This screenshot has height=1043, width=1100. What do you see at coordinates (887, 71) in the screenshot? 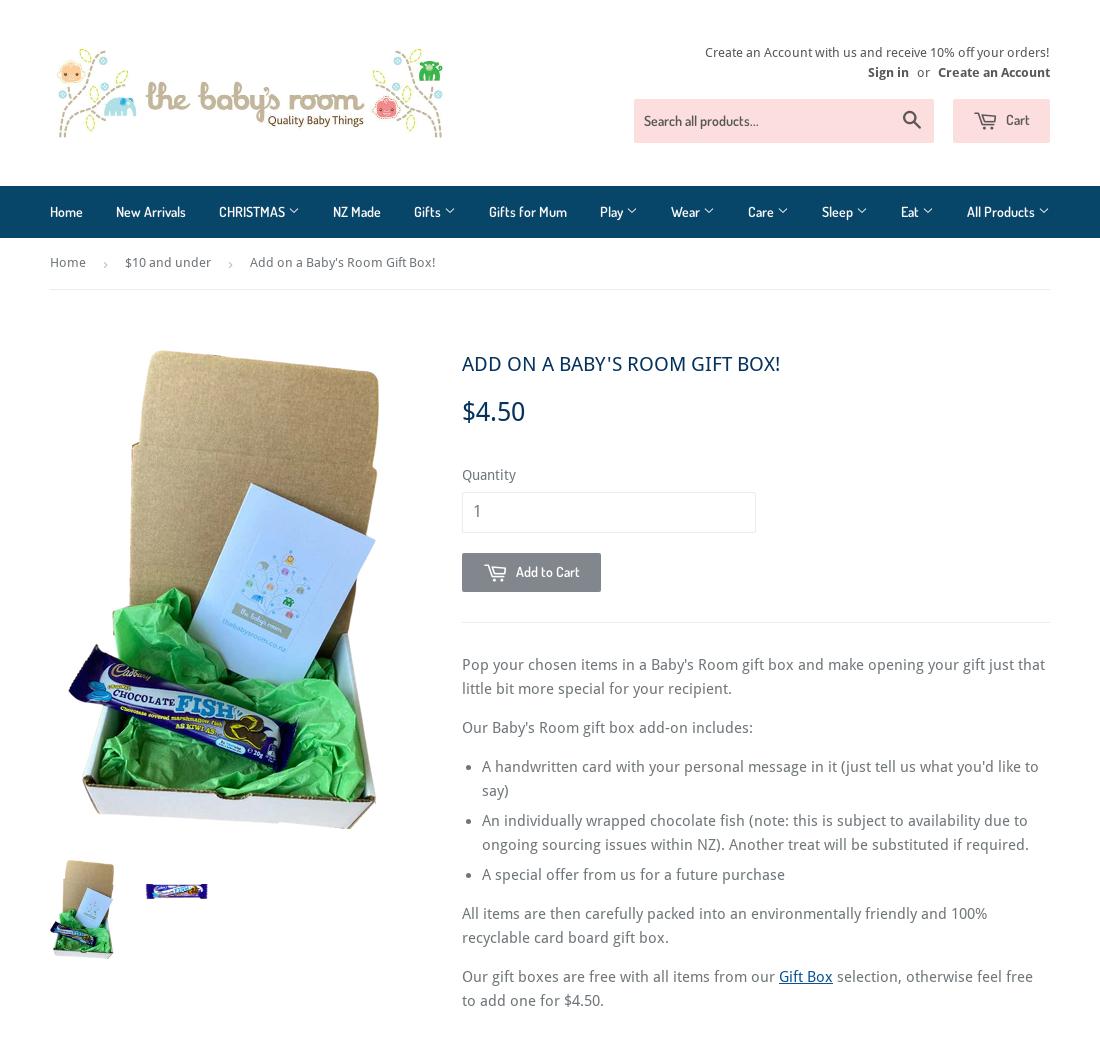
I see `'Sign in'` at bounding box center [887, 71].